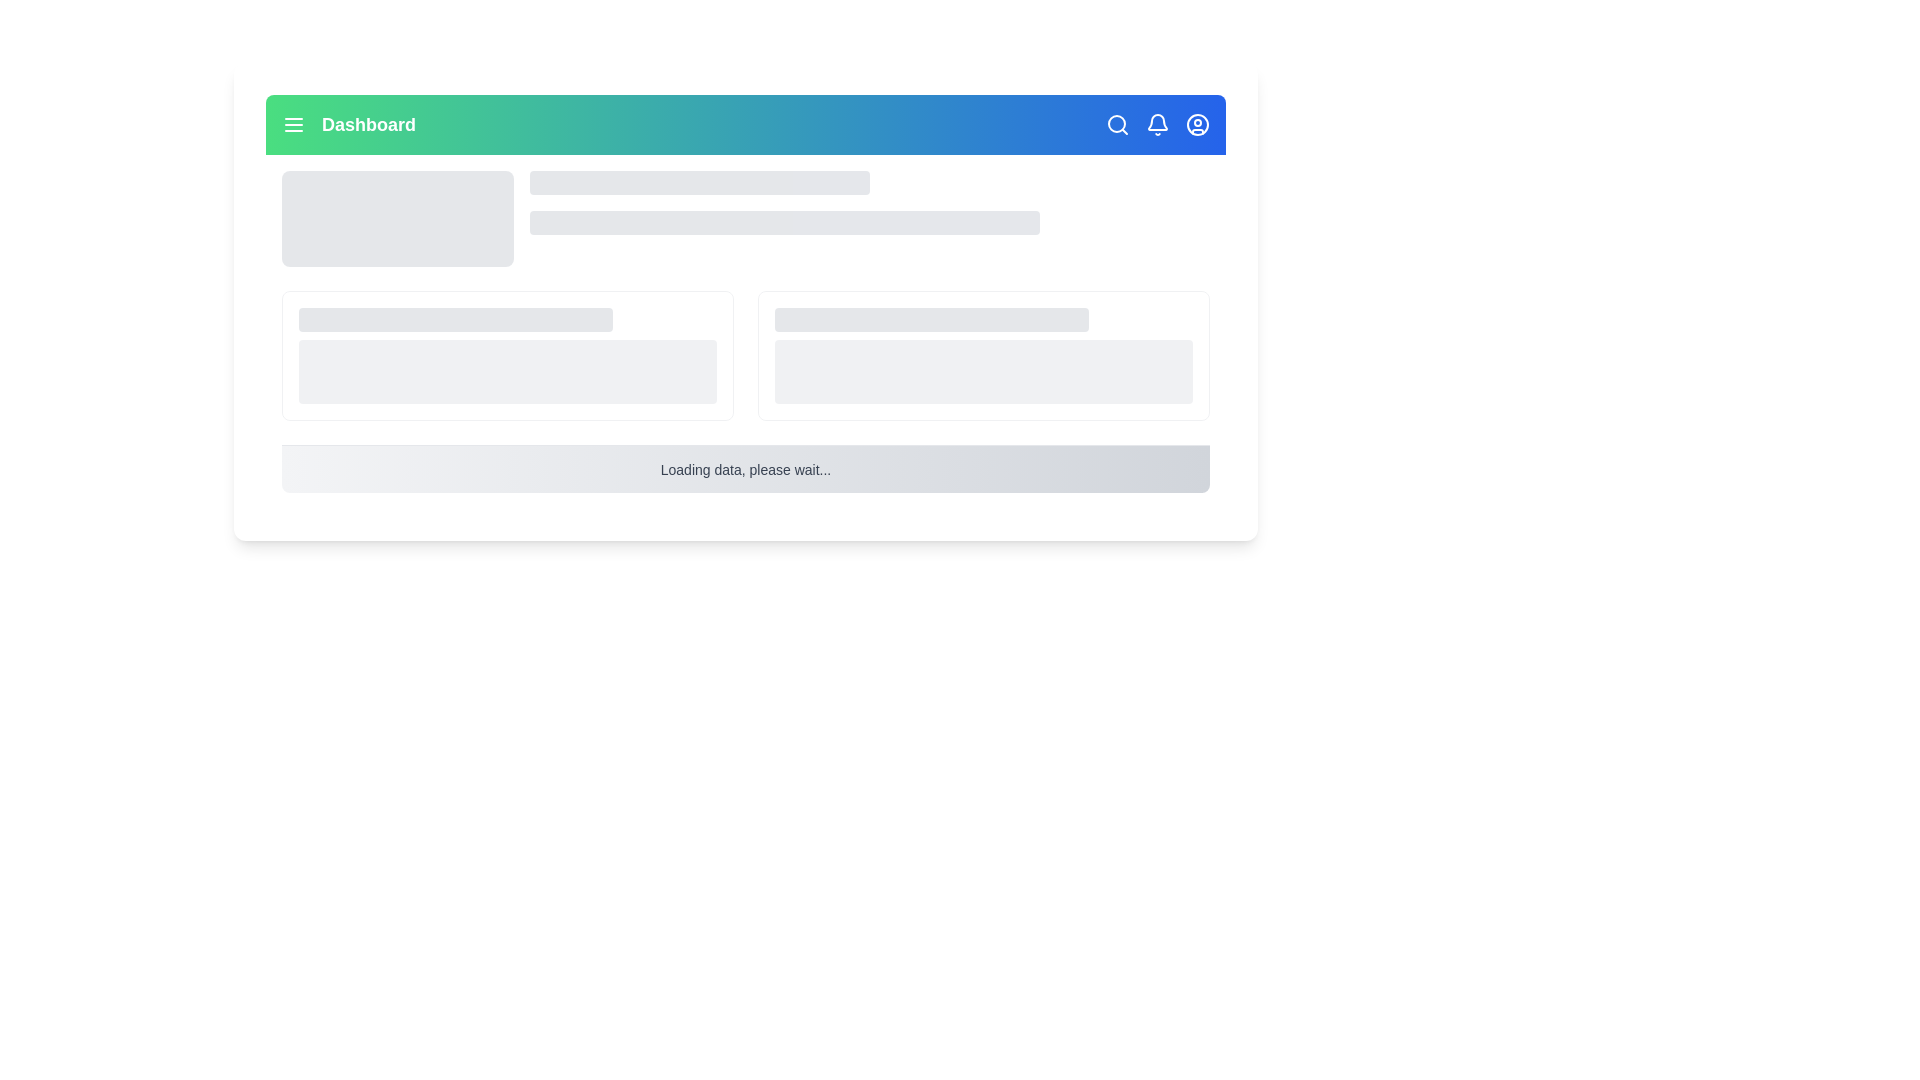  I want to click on Header bar located at the top of the interface, which hosts navigation features, for information, so click(744, 124).